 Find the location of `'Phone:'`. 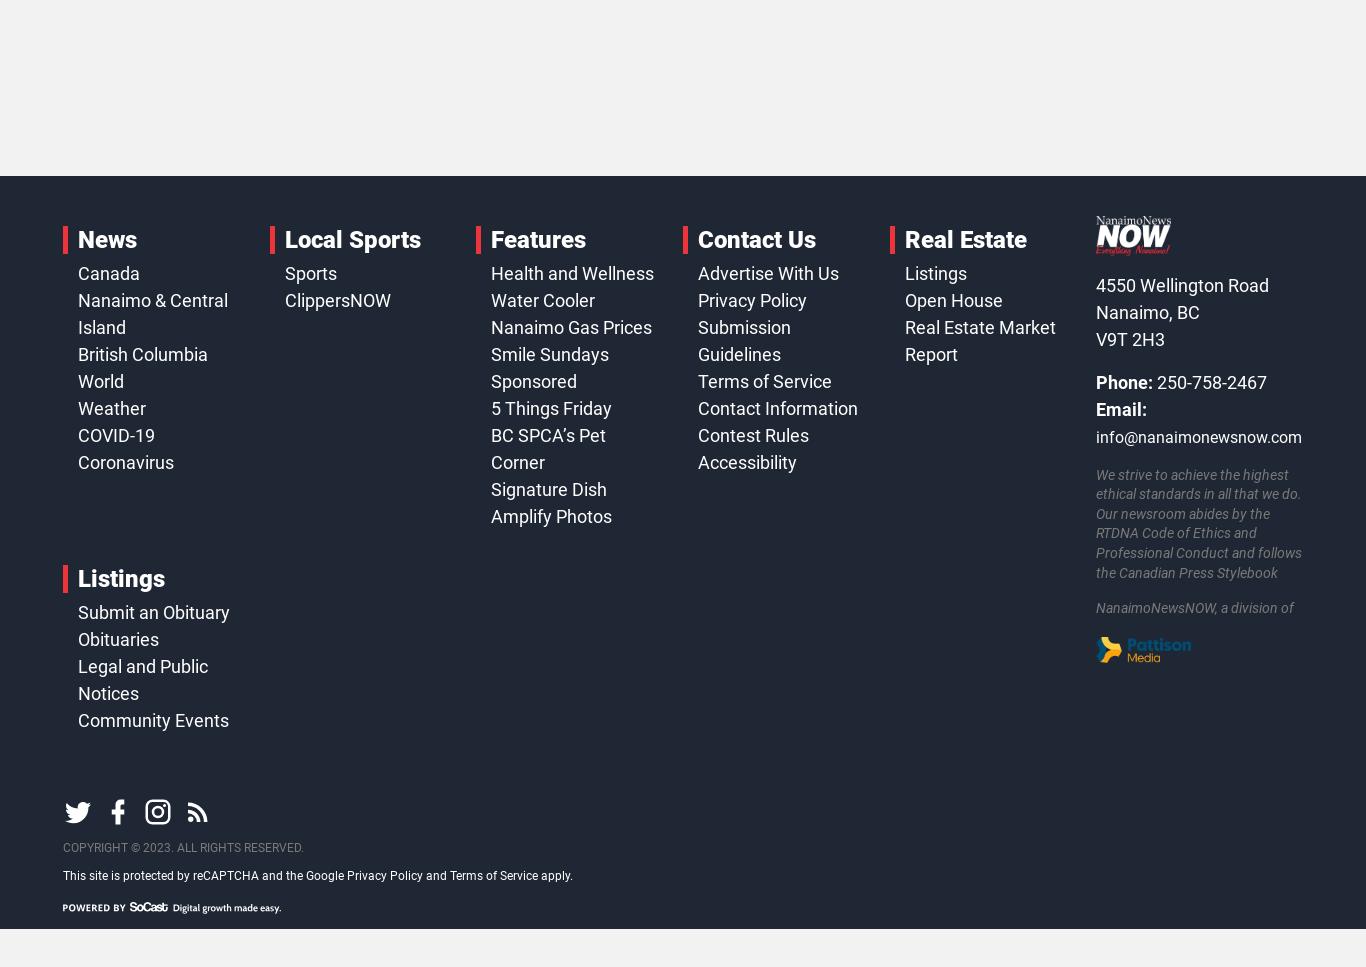

'Phone:' is located at coordinates (1123, 381).